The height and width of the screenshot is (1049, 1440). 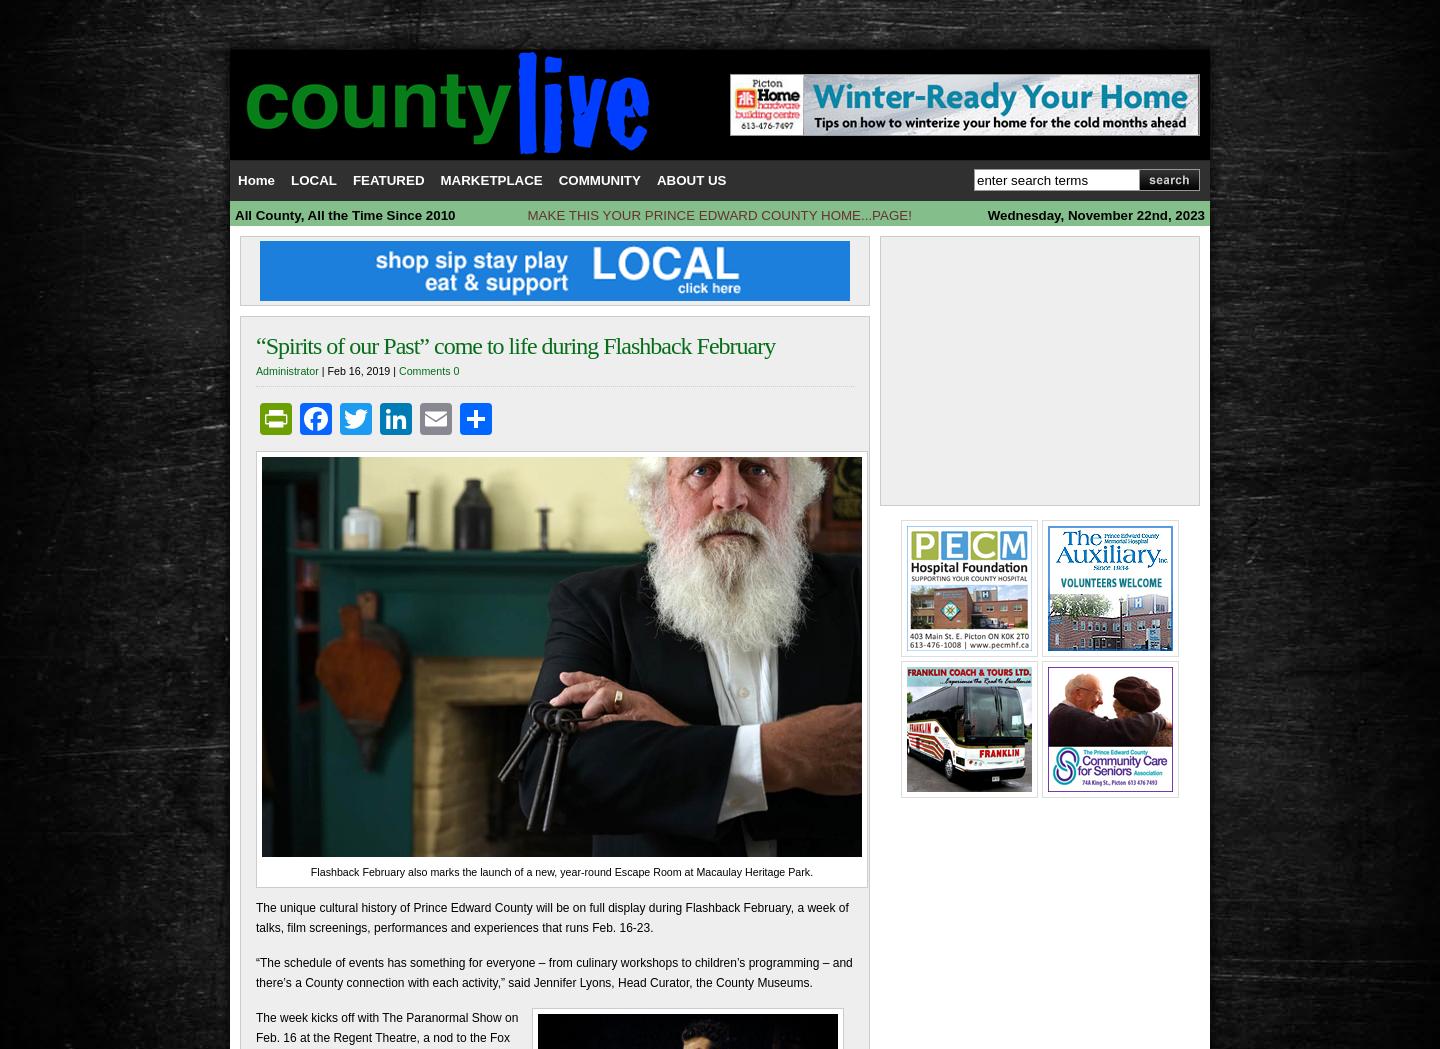 What do you see at coordinates (691, 179) in the screenshot?
I see `'ABOUT US'` at bounding box center [691, 179].